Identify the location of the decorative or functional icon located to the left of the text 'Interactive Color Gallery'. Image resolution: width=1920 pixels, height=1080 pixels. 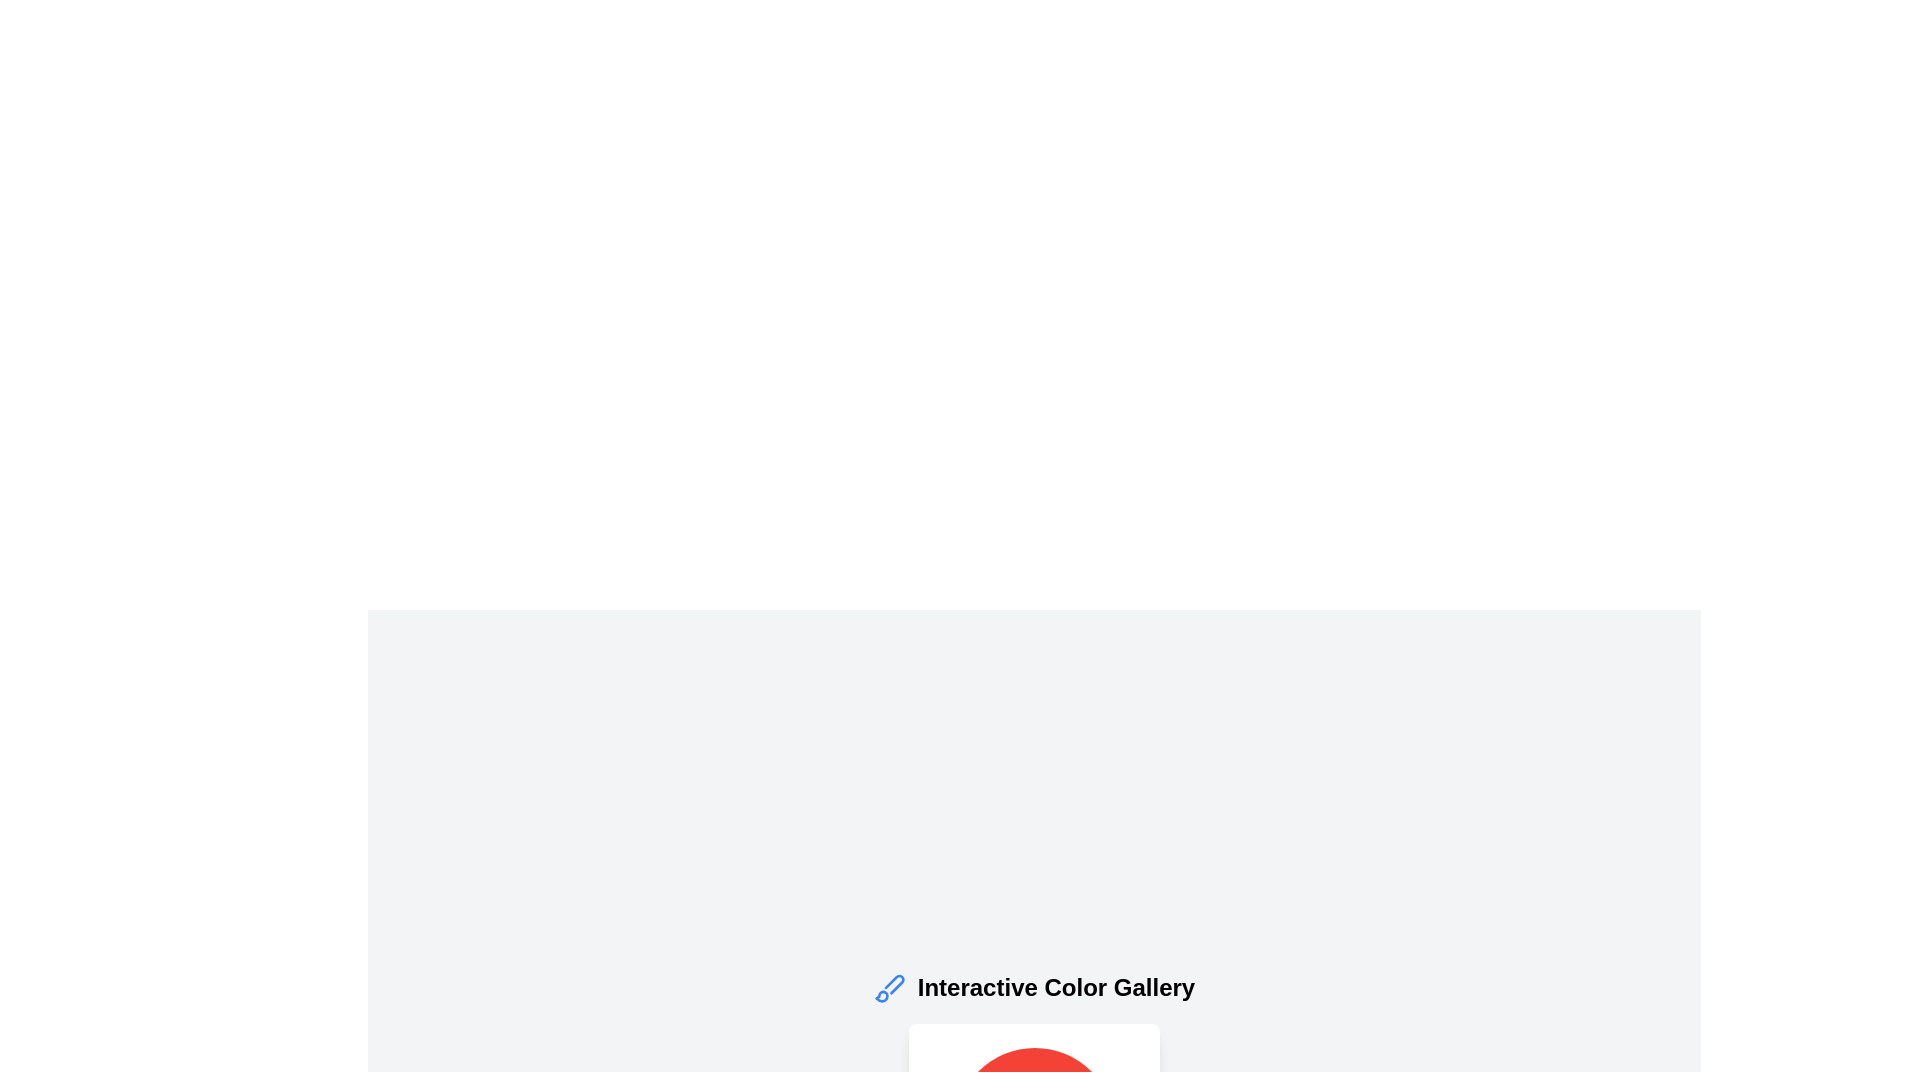
(888, 986).